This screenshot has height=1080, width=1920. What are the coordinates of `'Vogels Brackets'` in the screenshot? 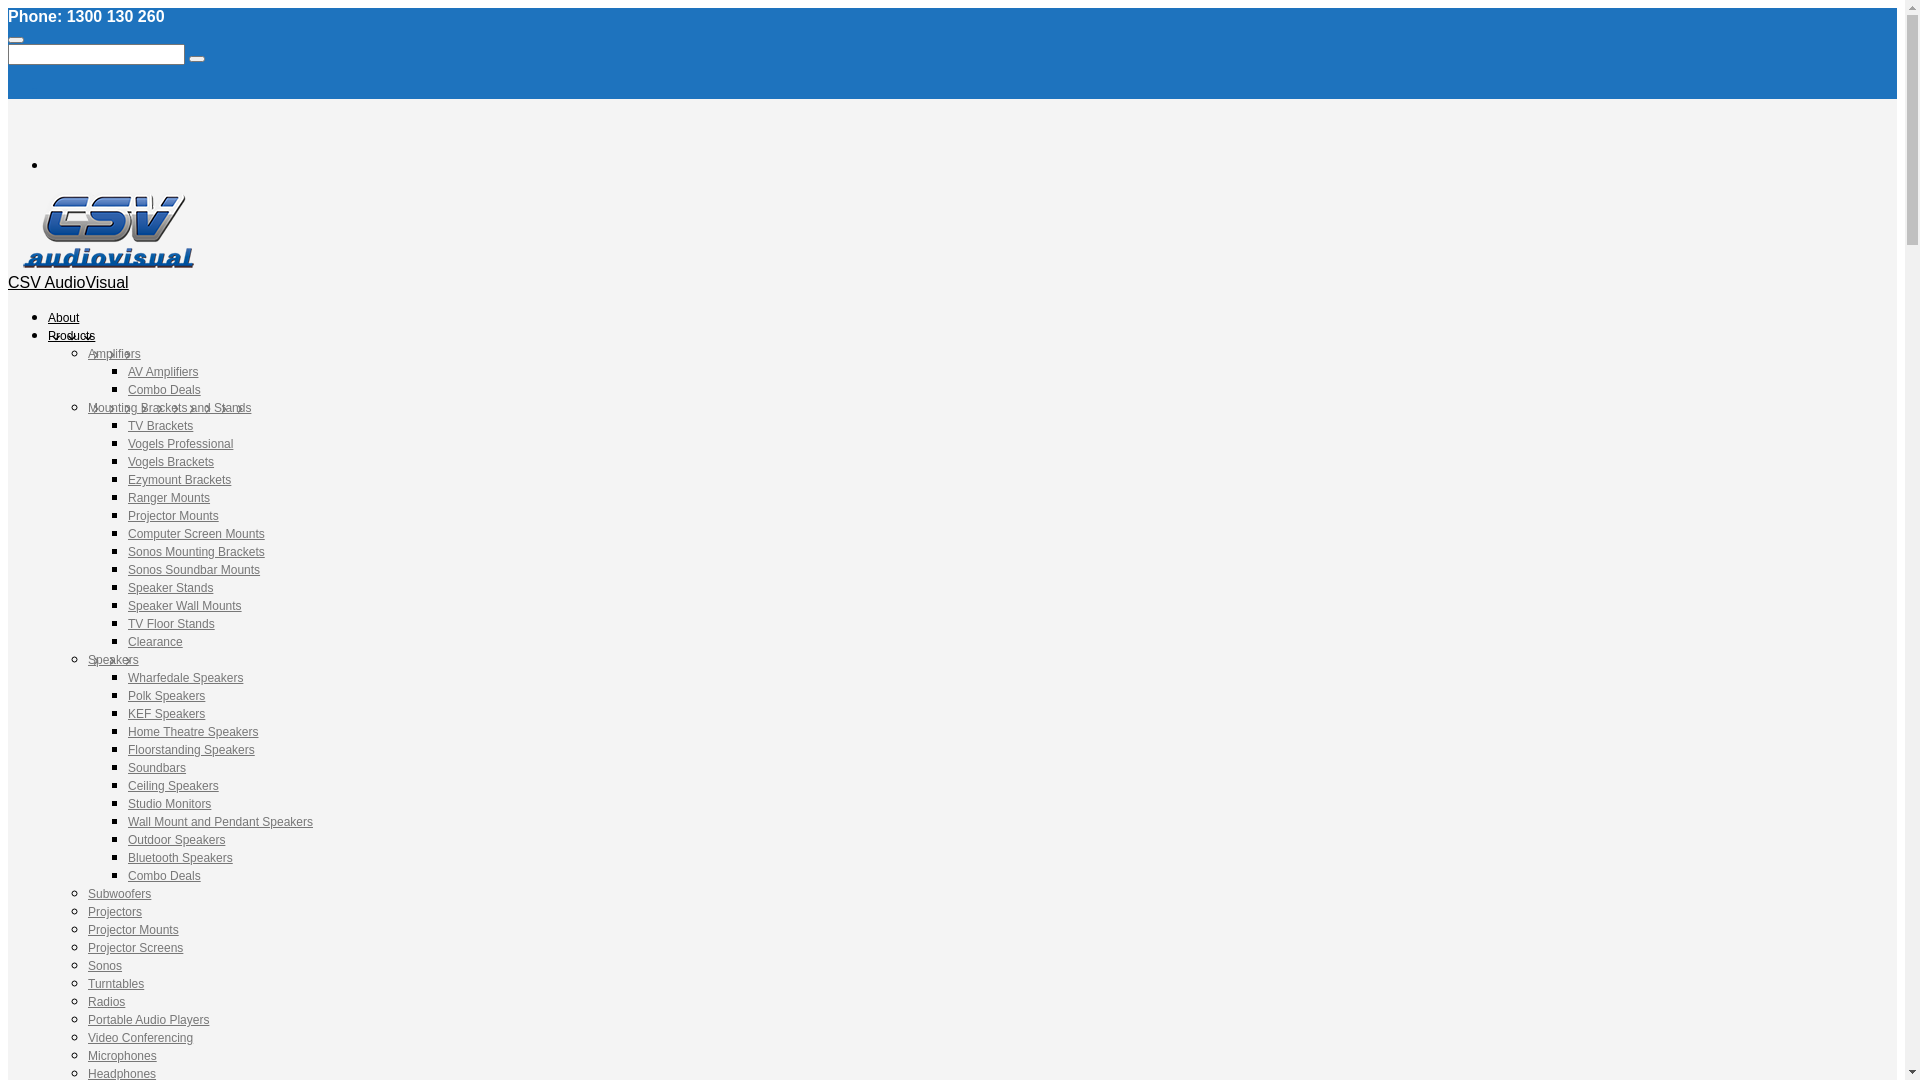 It's located at (171, 462).